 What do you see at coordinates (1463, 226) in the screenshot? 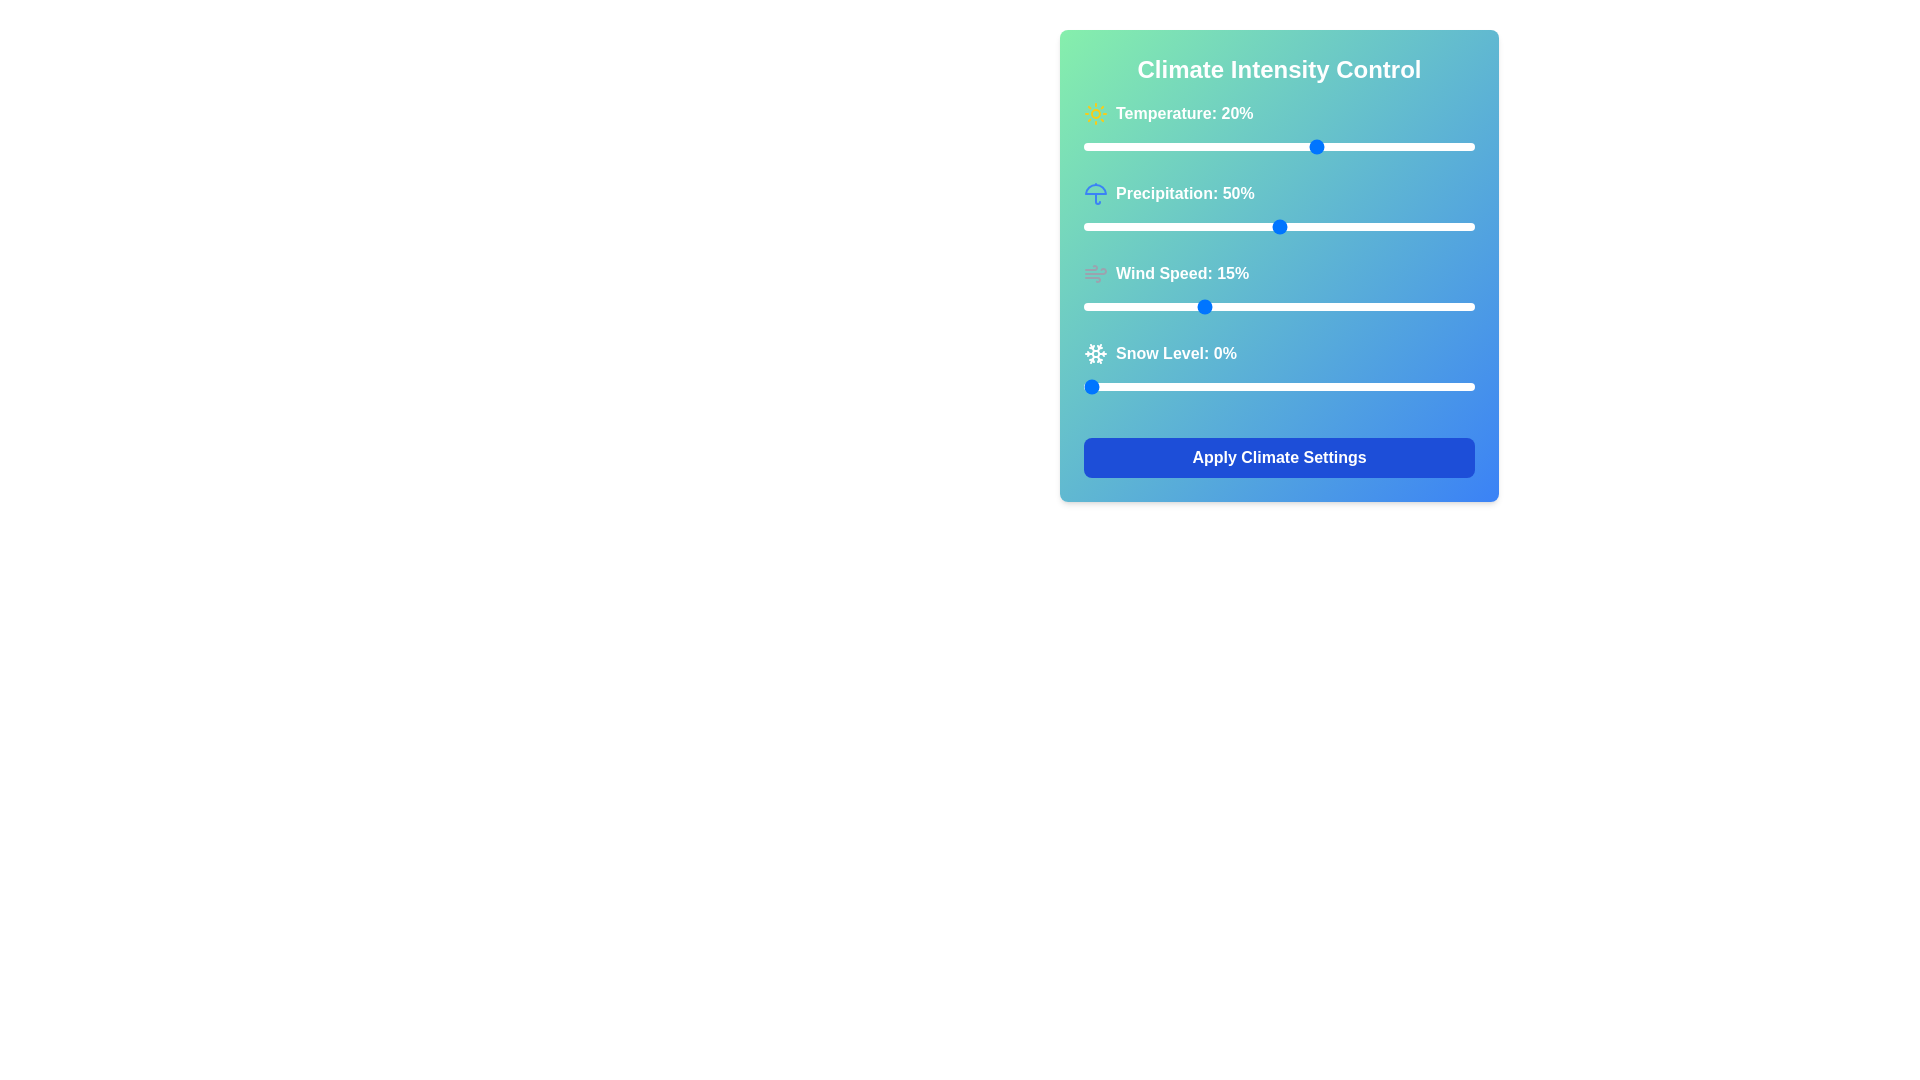
I see `Precipitation` at bounding box center [1463, 226].